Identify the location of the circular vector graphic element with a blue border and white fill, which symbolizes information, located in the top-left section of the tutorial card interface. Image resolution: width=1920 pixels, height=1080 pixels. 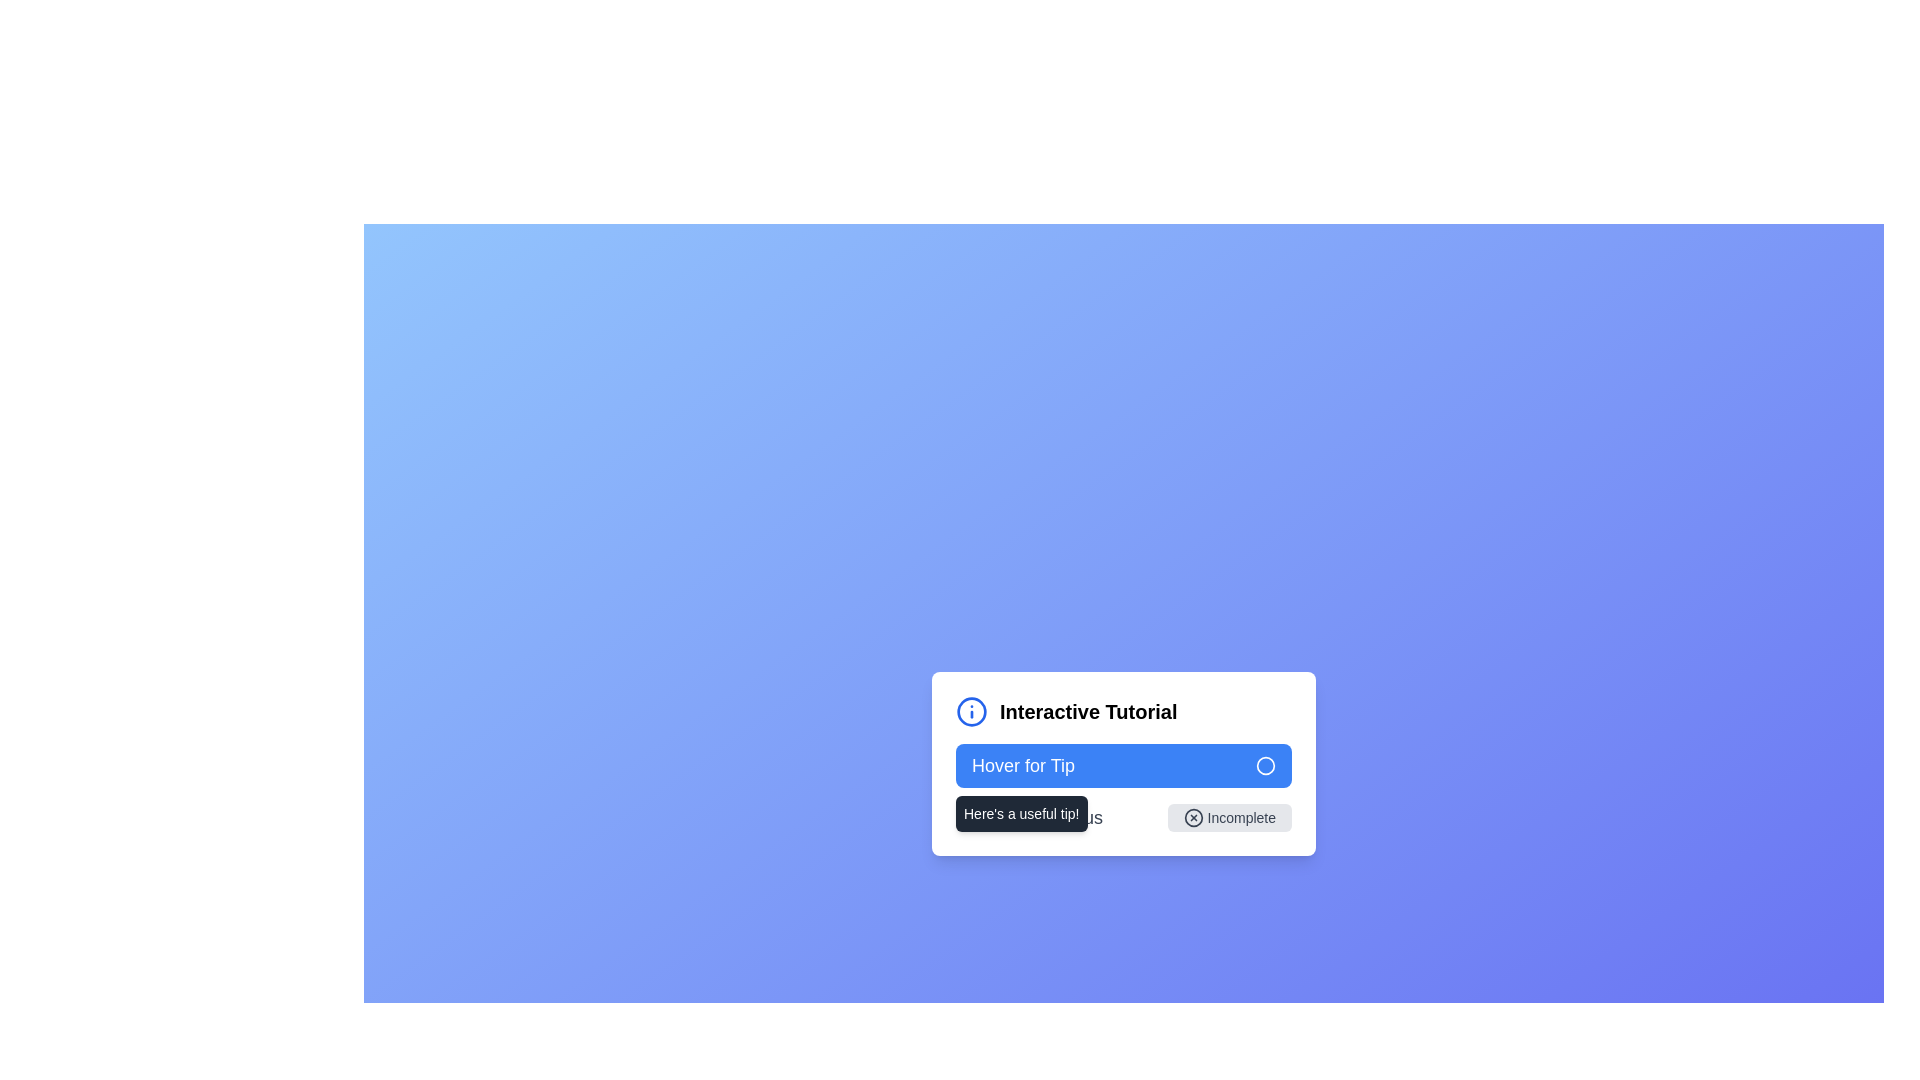
(971, 711).